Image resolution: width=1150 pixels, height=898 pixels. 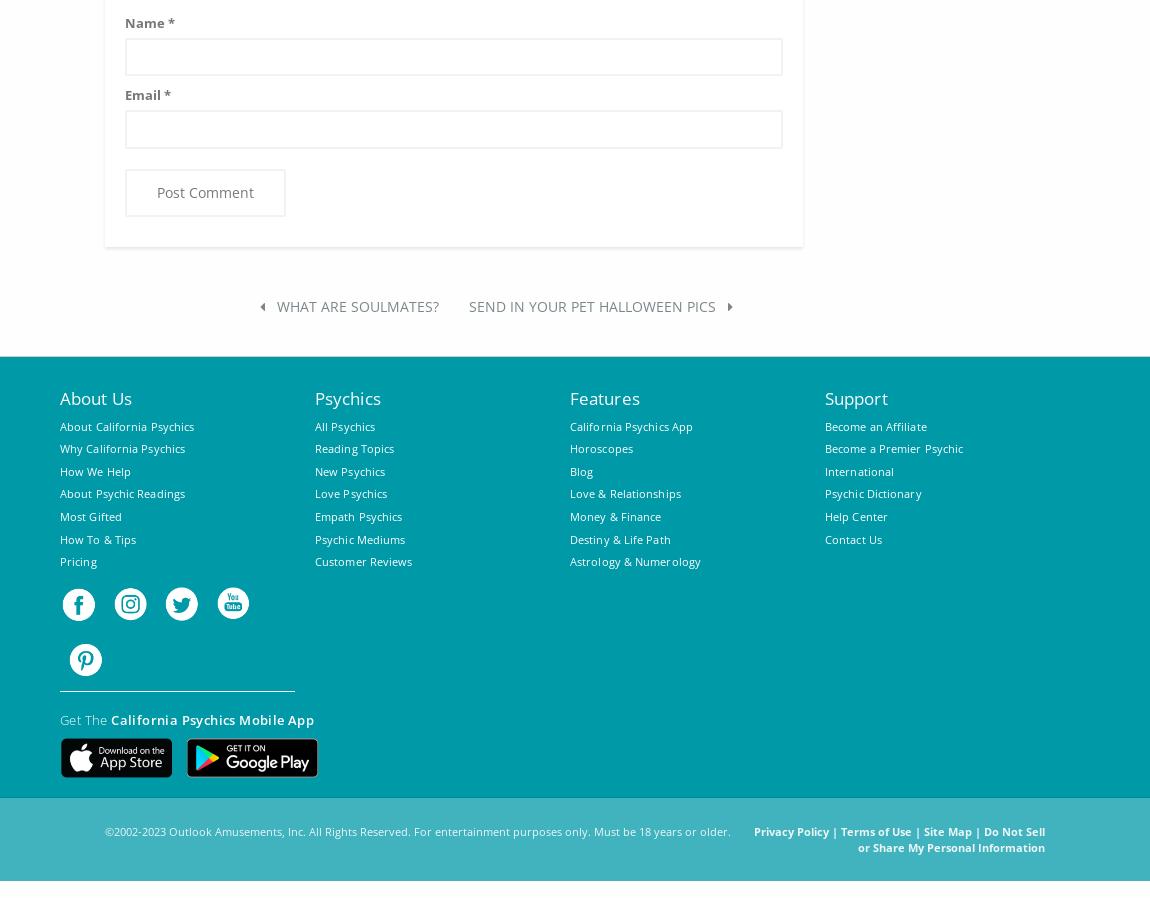 I want to click on 'Blog', so click(x=580, y=469).